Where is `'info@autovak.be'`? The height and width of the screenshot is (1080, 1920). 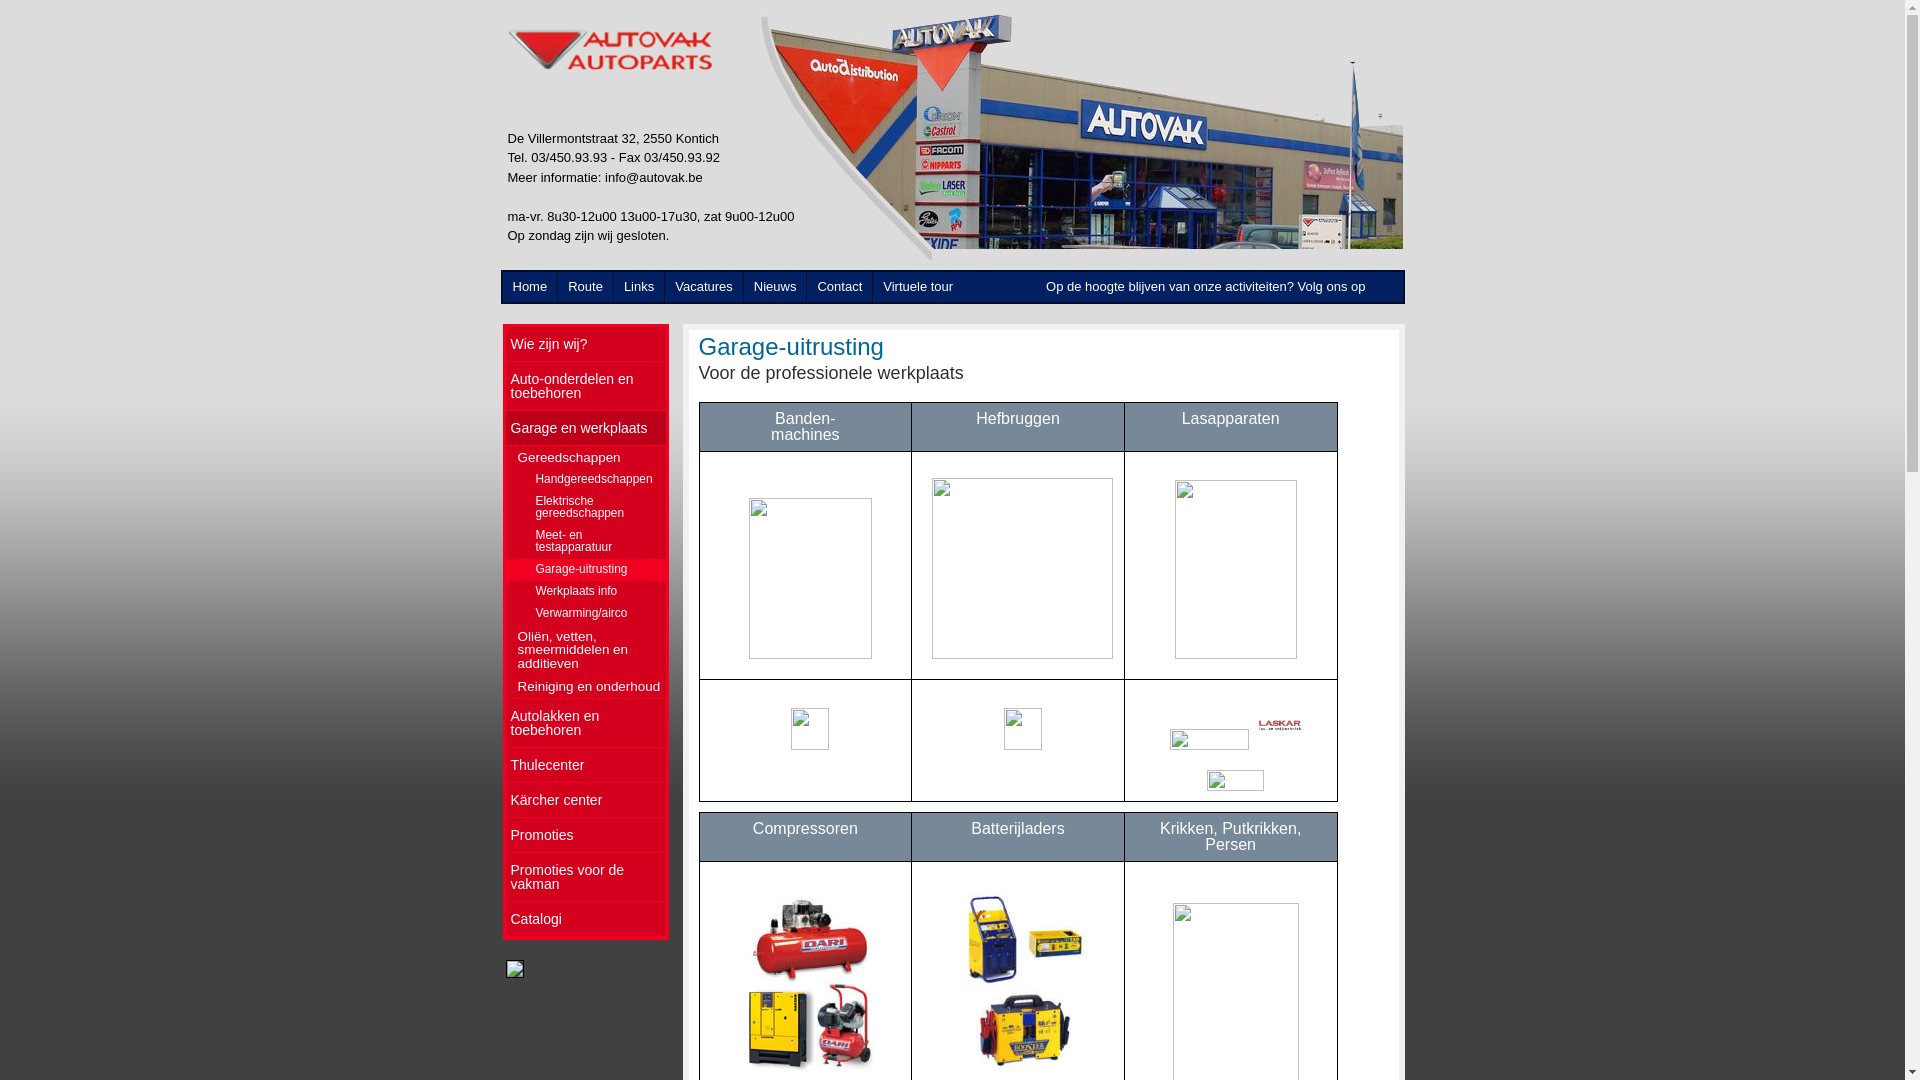 'info@autovak.be' is located at coordinates (653, 176).